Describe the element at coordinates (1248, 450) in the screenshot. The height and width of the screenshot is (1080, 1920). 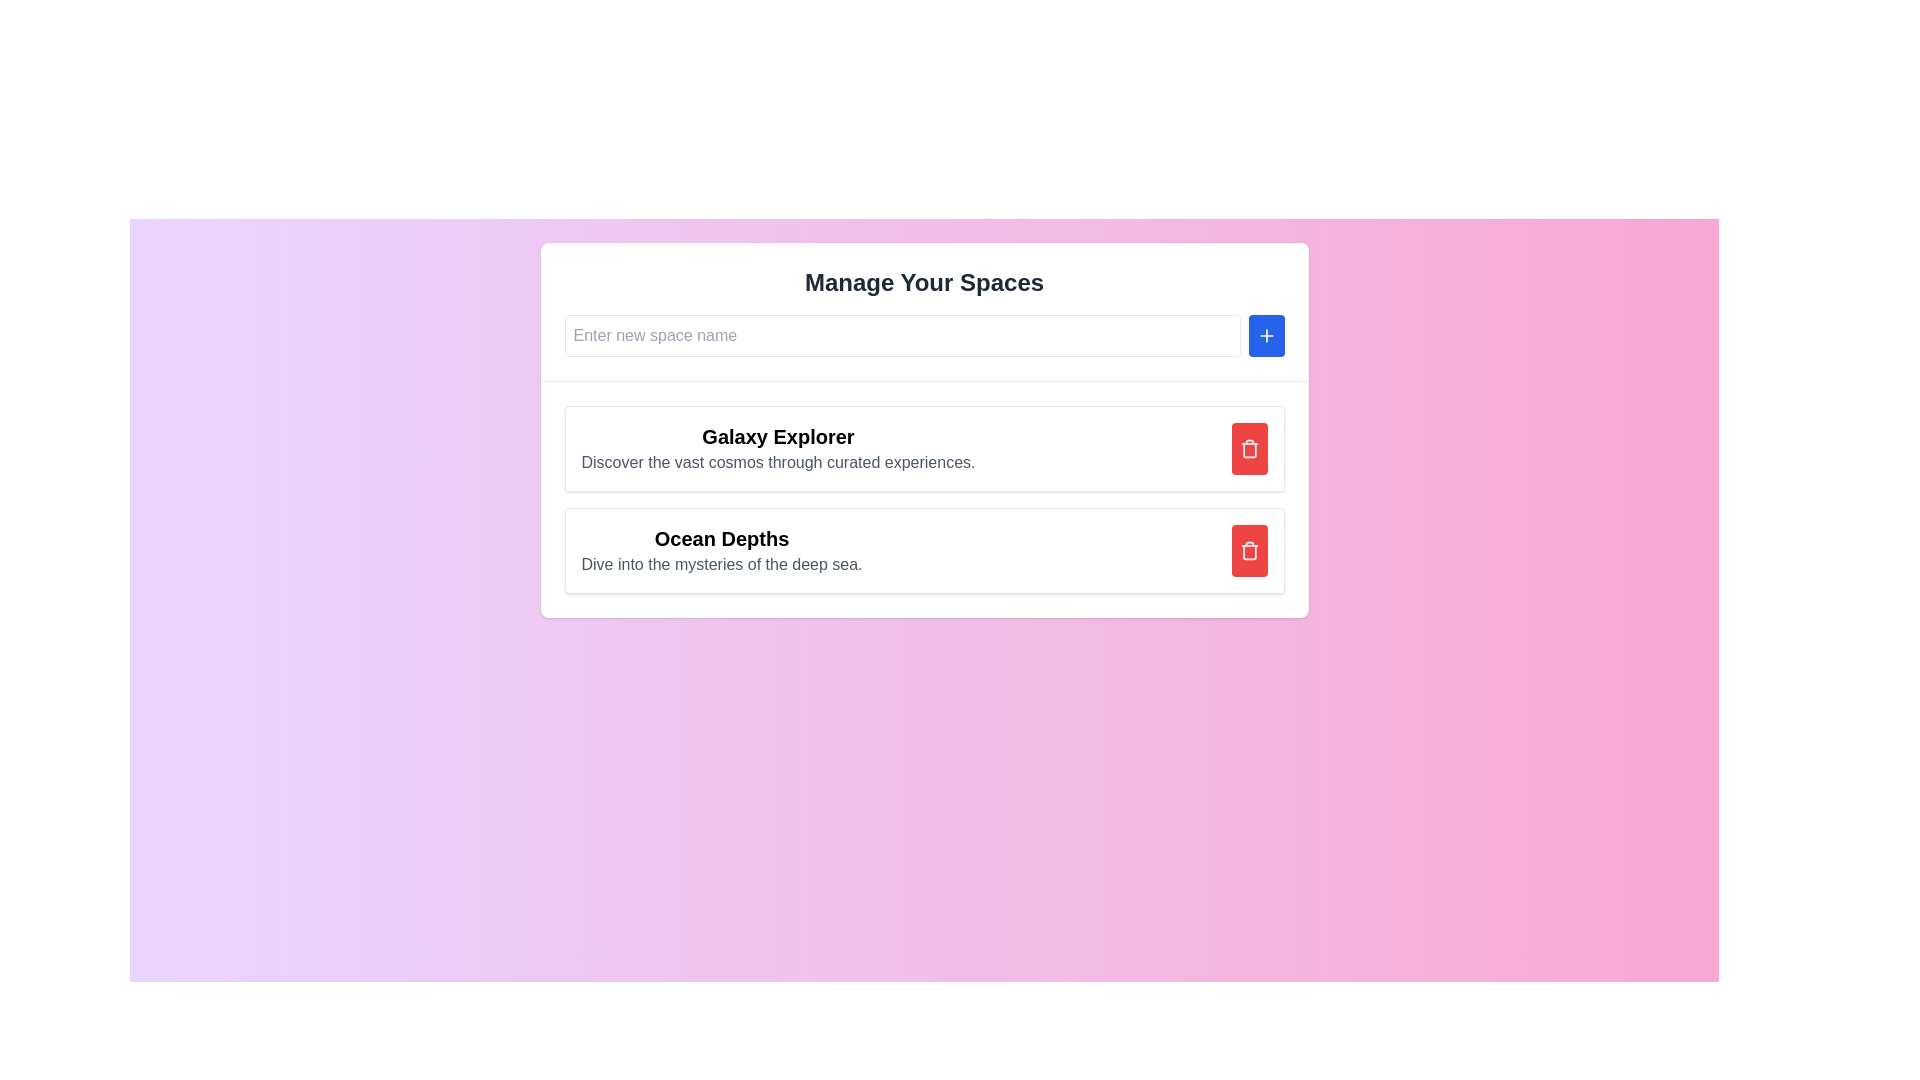
I see `the middle part of the SVG trash icon, which is visually part of the deletion button, located within the red button to the right of the list item` at that location.